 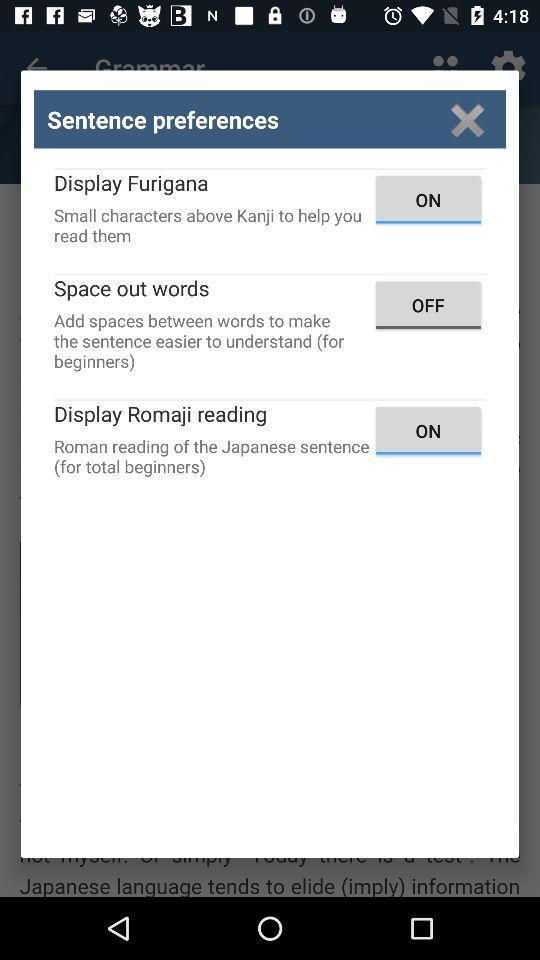 What do you see at coordinates (427, 305) in the screenshot?
I see `item below small characters above icon` at bounding box center [427, 305].